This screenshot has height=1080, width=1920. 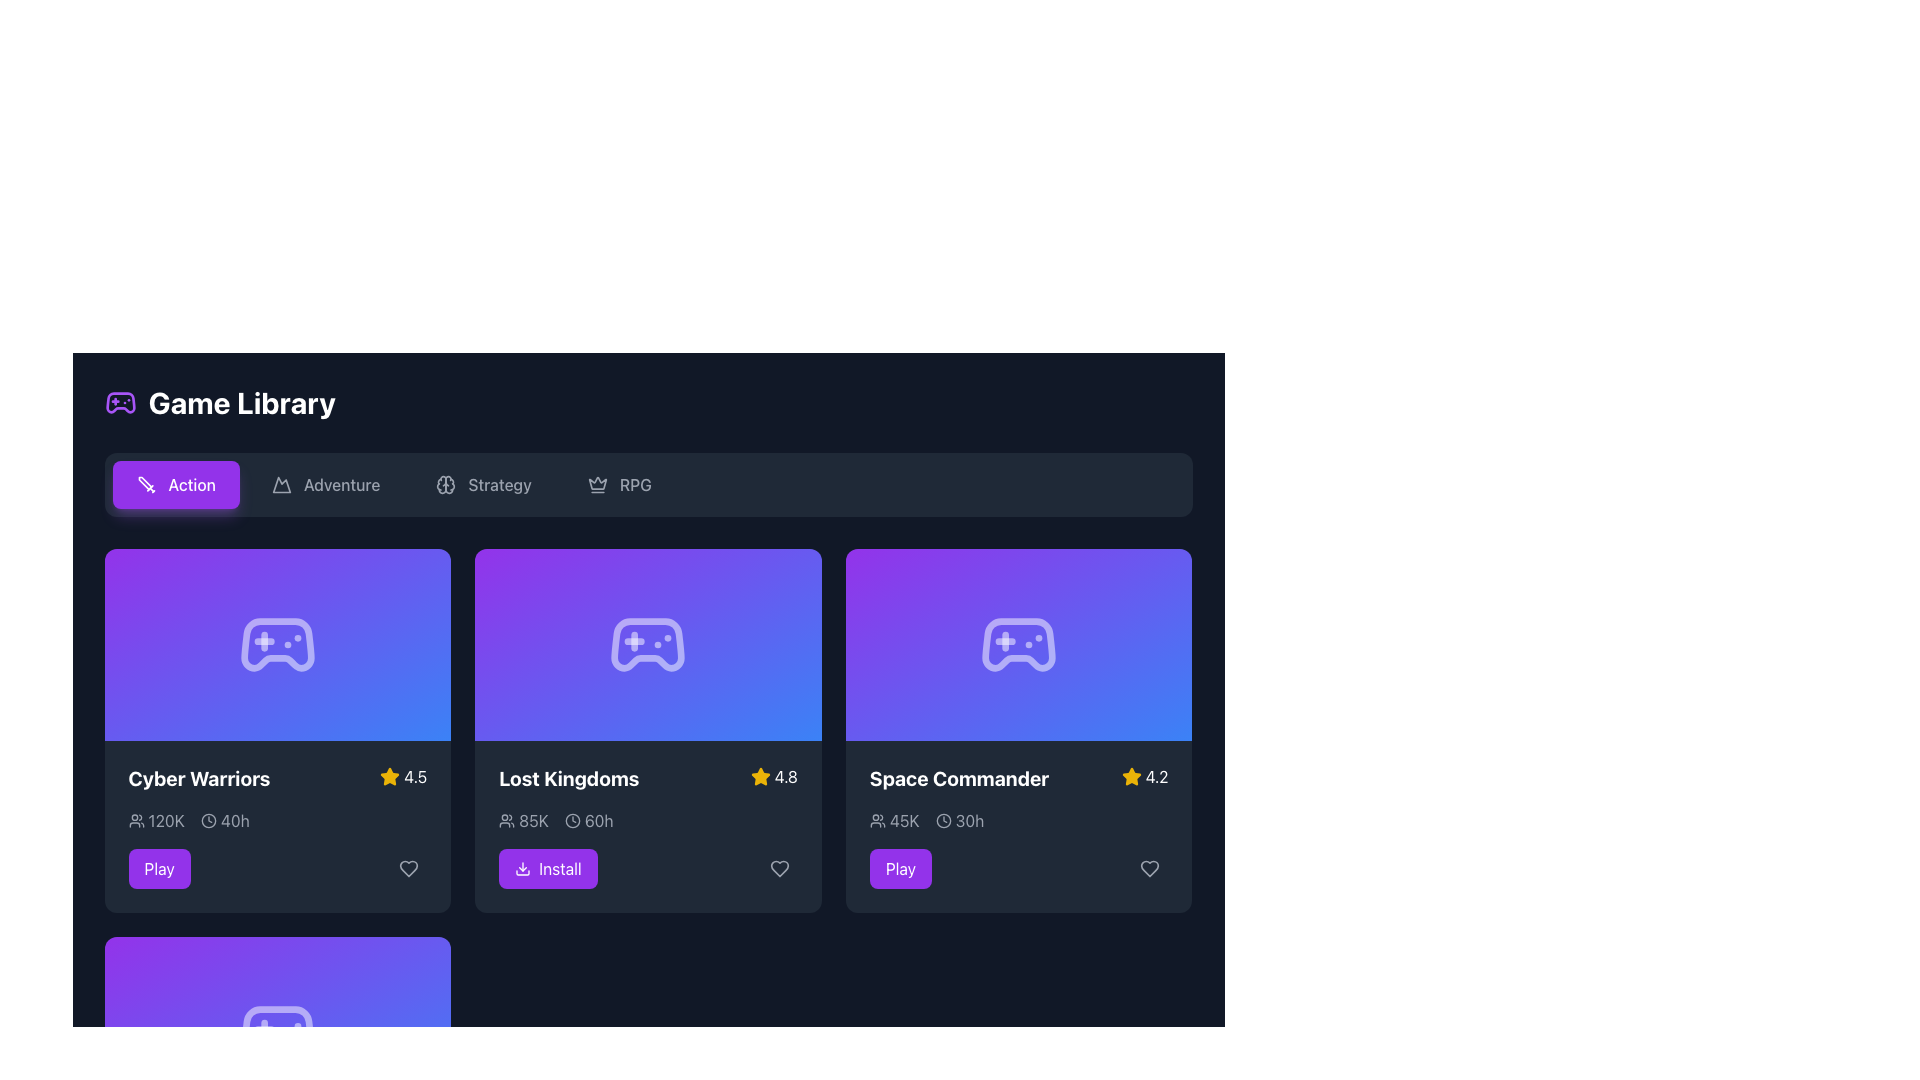 I want to click on the heart-shaped icon button located in the bottom-right corner of the game card for 'Cyber Warriors' to mark it as a favorite, so click(x=408, y=867).